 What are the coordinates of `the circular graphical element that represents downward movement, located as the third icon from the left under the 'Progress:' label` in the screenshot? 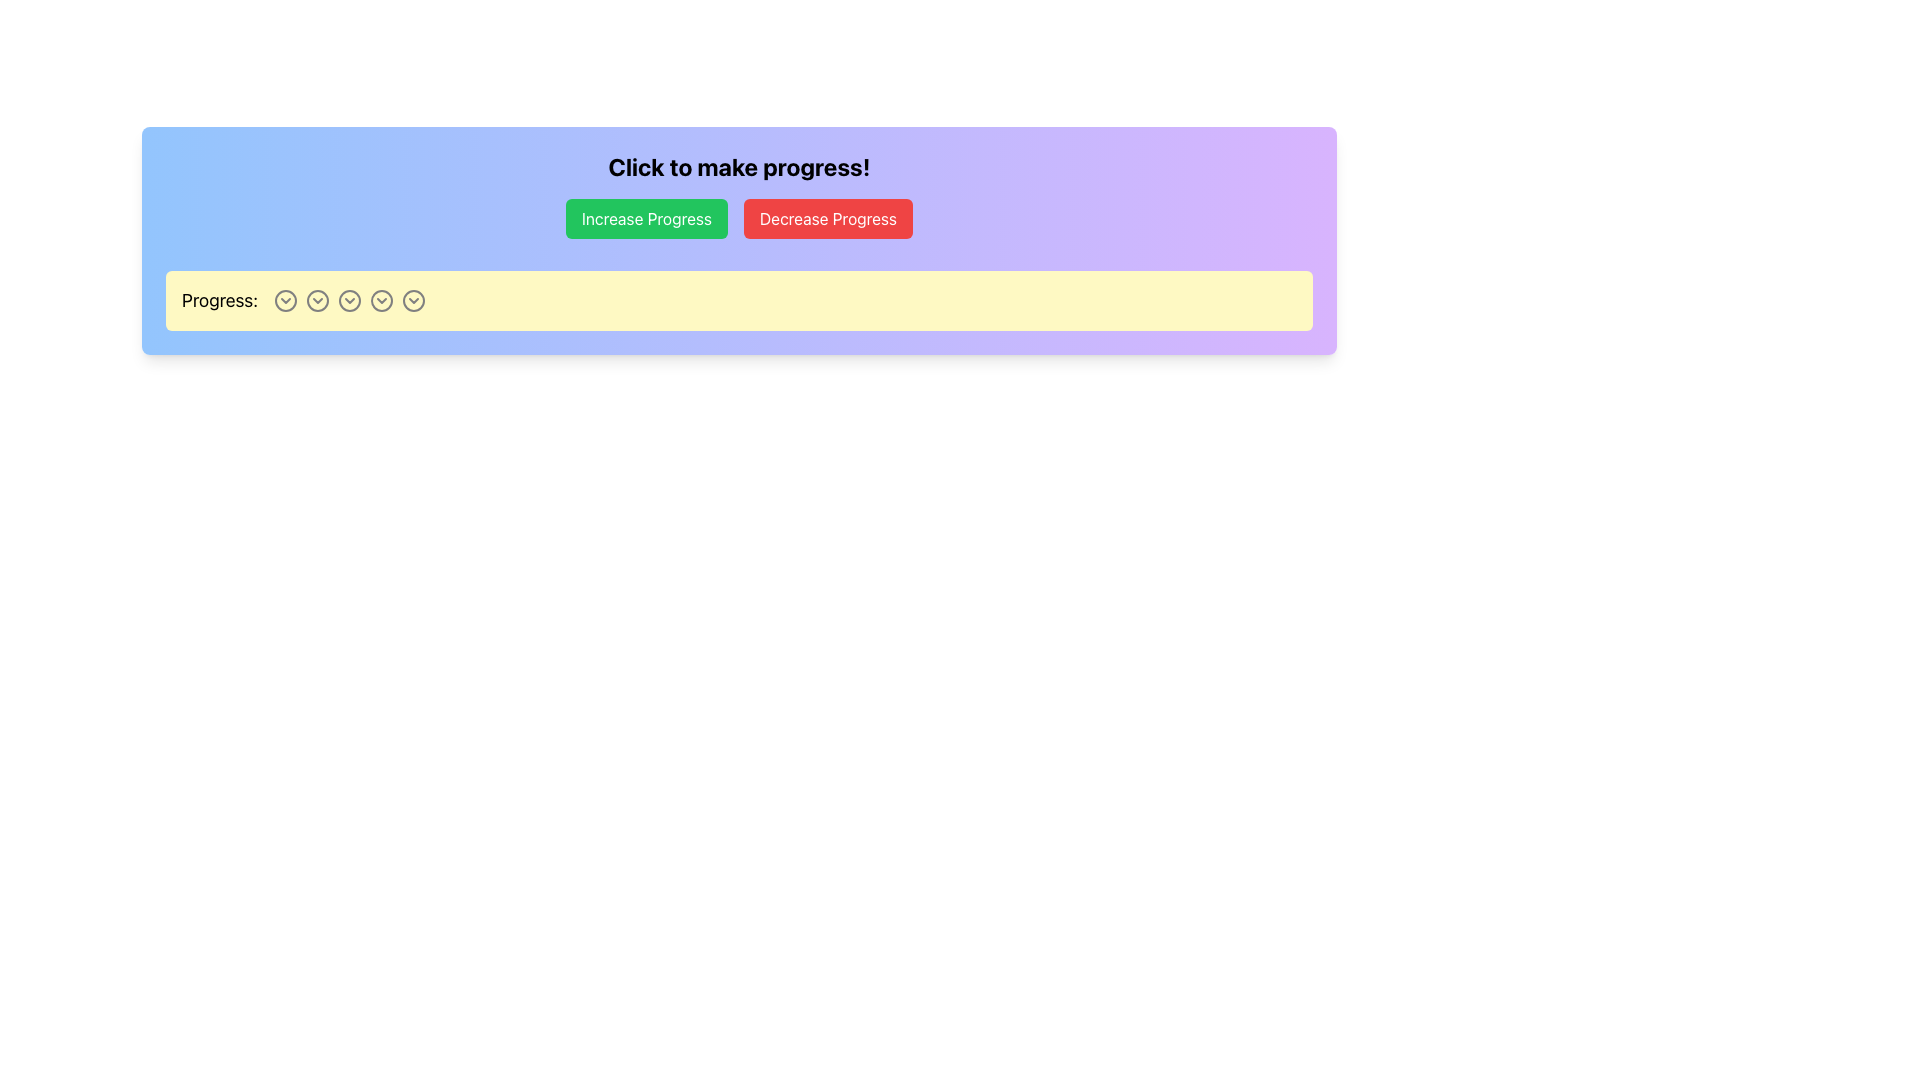 It's located at (350, 300).